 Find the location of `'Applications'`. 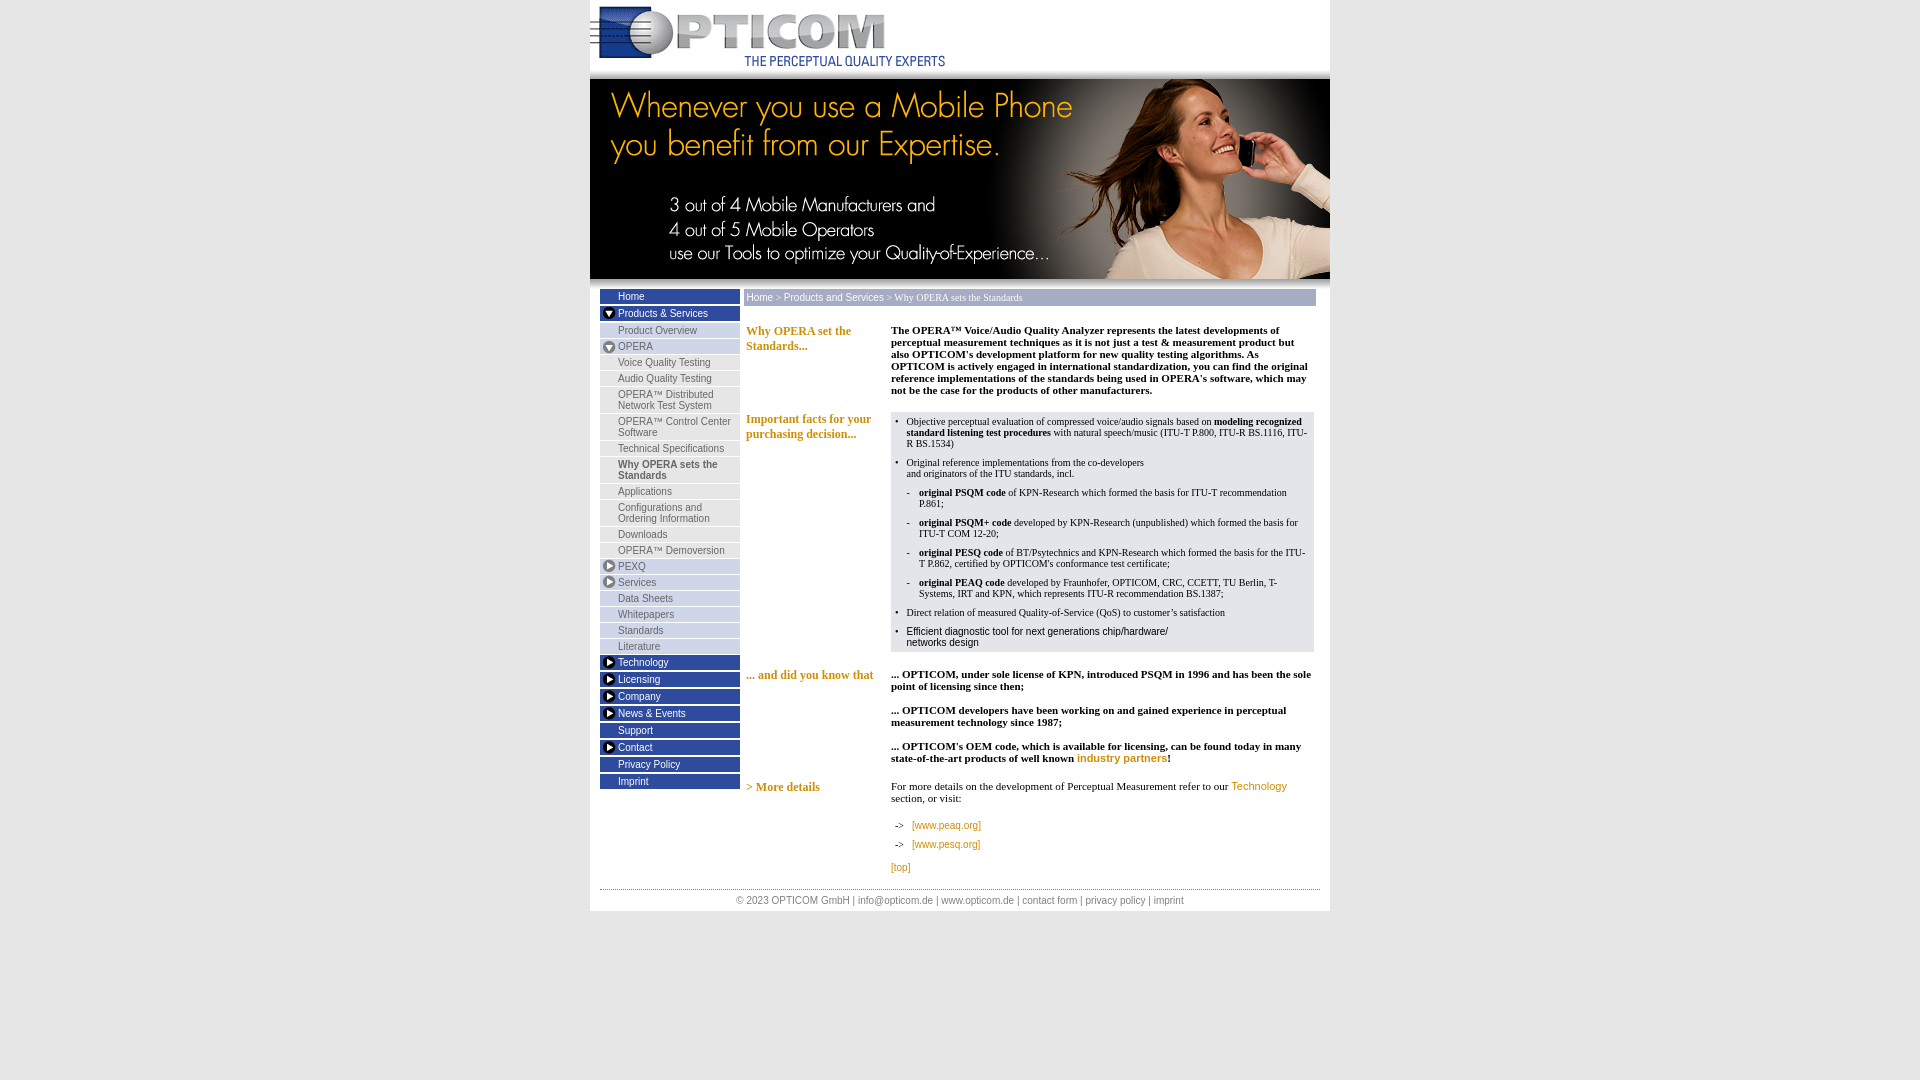

'Applications' is located at coordinates (644, 491).